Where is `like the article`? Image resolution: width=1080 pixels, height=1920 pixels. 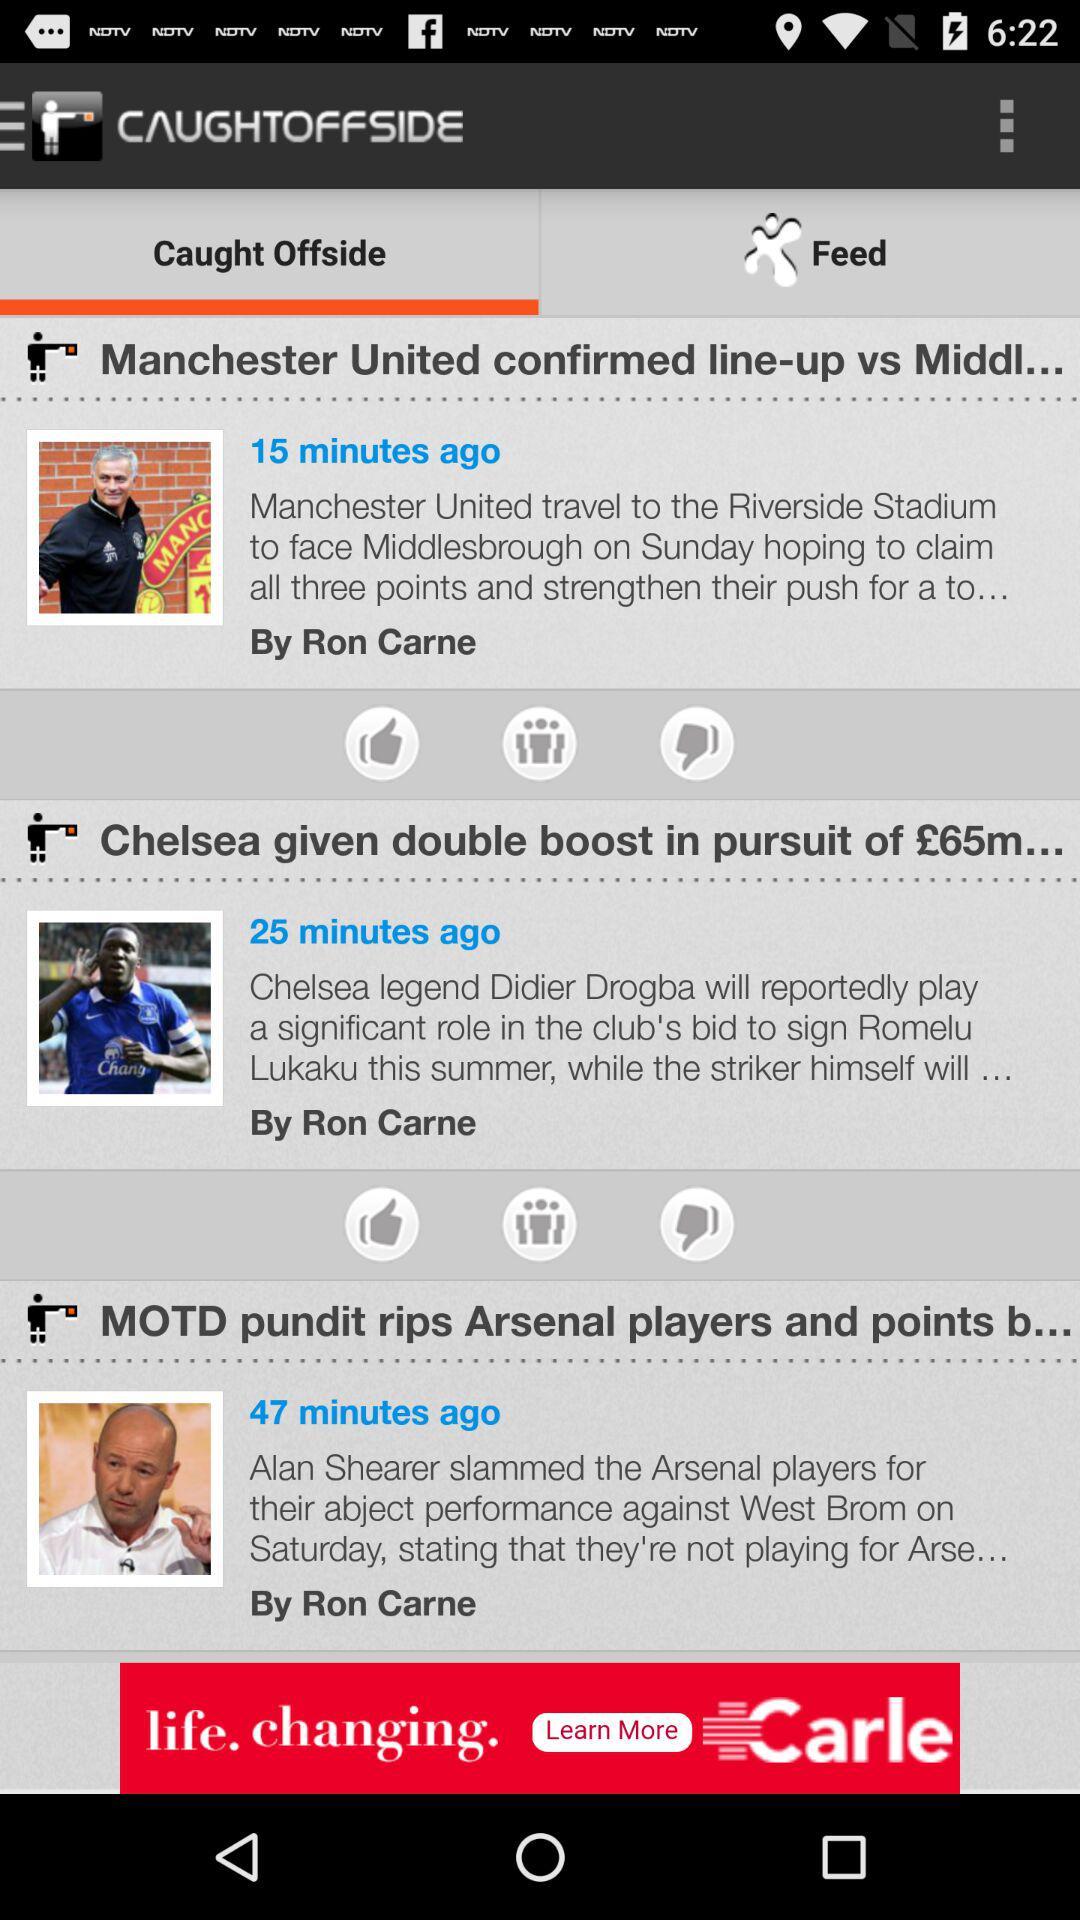 like the article is located at coordinates (382, 742).